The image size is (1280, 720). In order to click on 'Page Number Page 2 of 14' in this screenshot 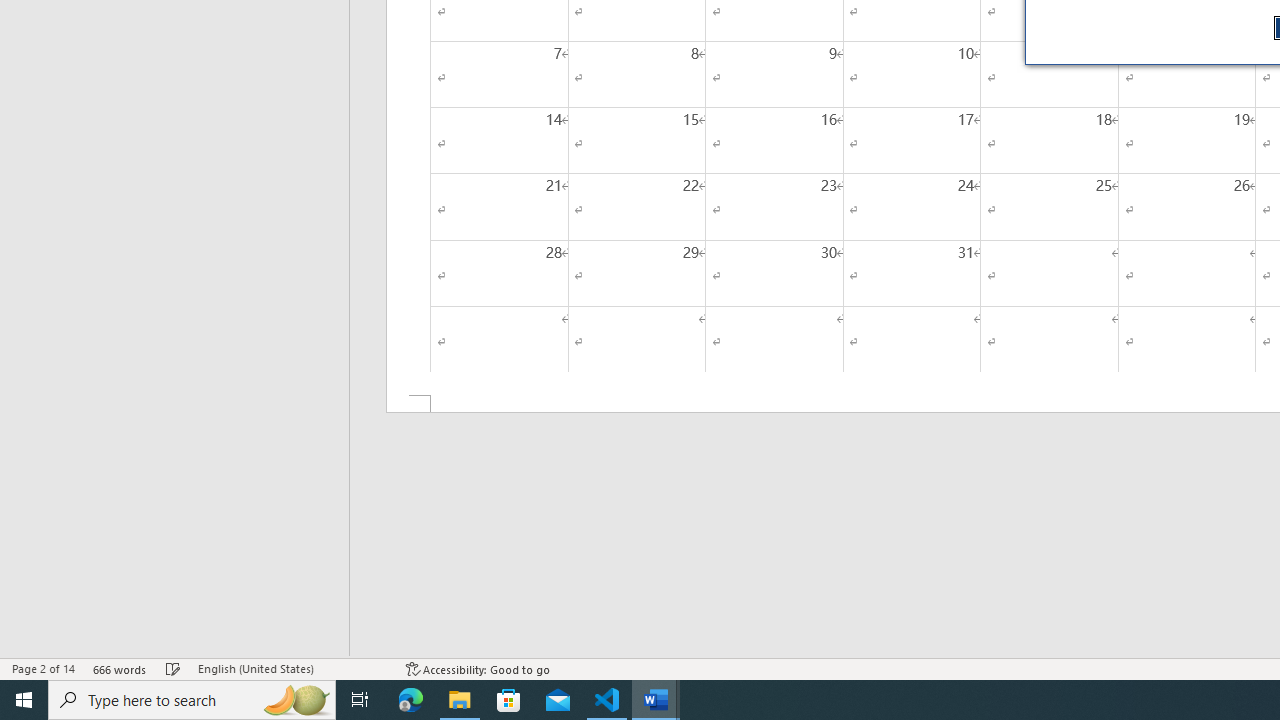, I will do `click(43, 669)`.